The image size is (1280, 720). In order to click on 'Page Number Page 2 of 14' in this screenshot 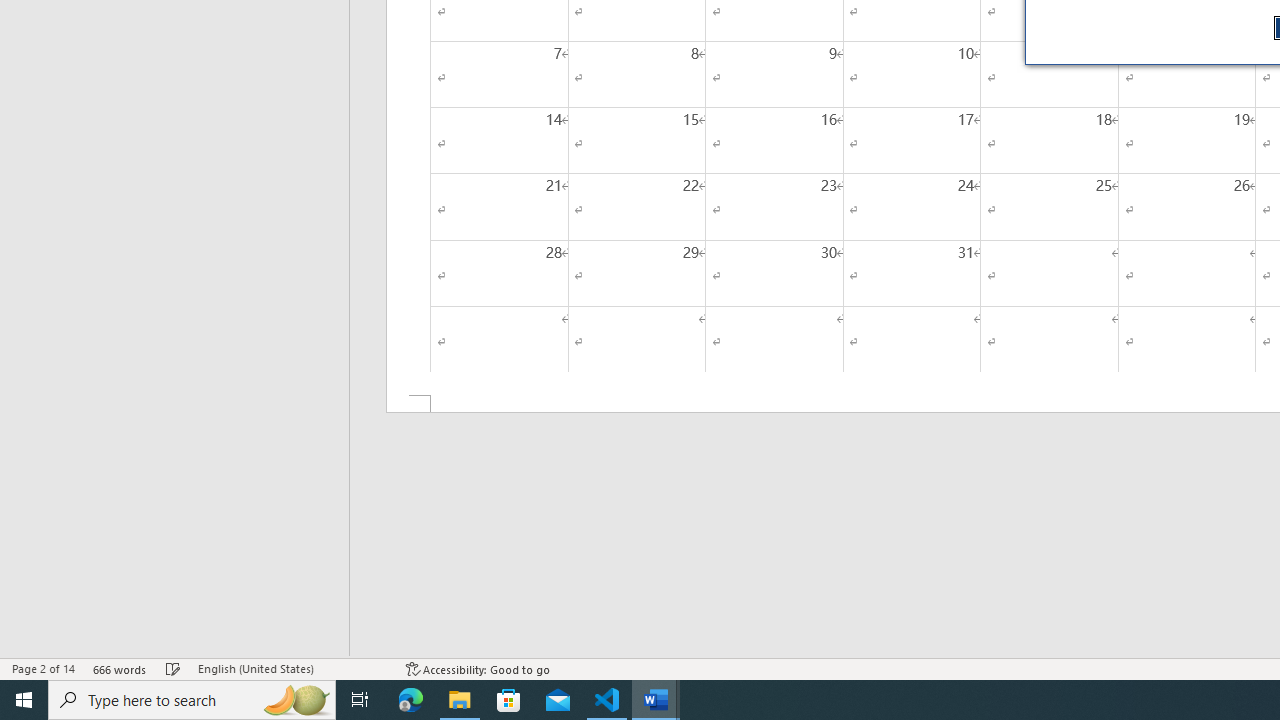, I will do `click(43, 669)`.